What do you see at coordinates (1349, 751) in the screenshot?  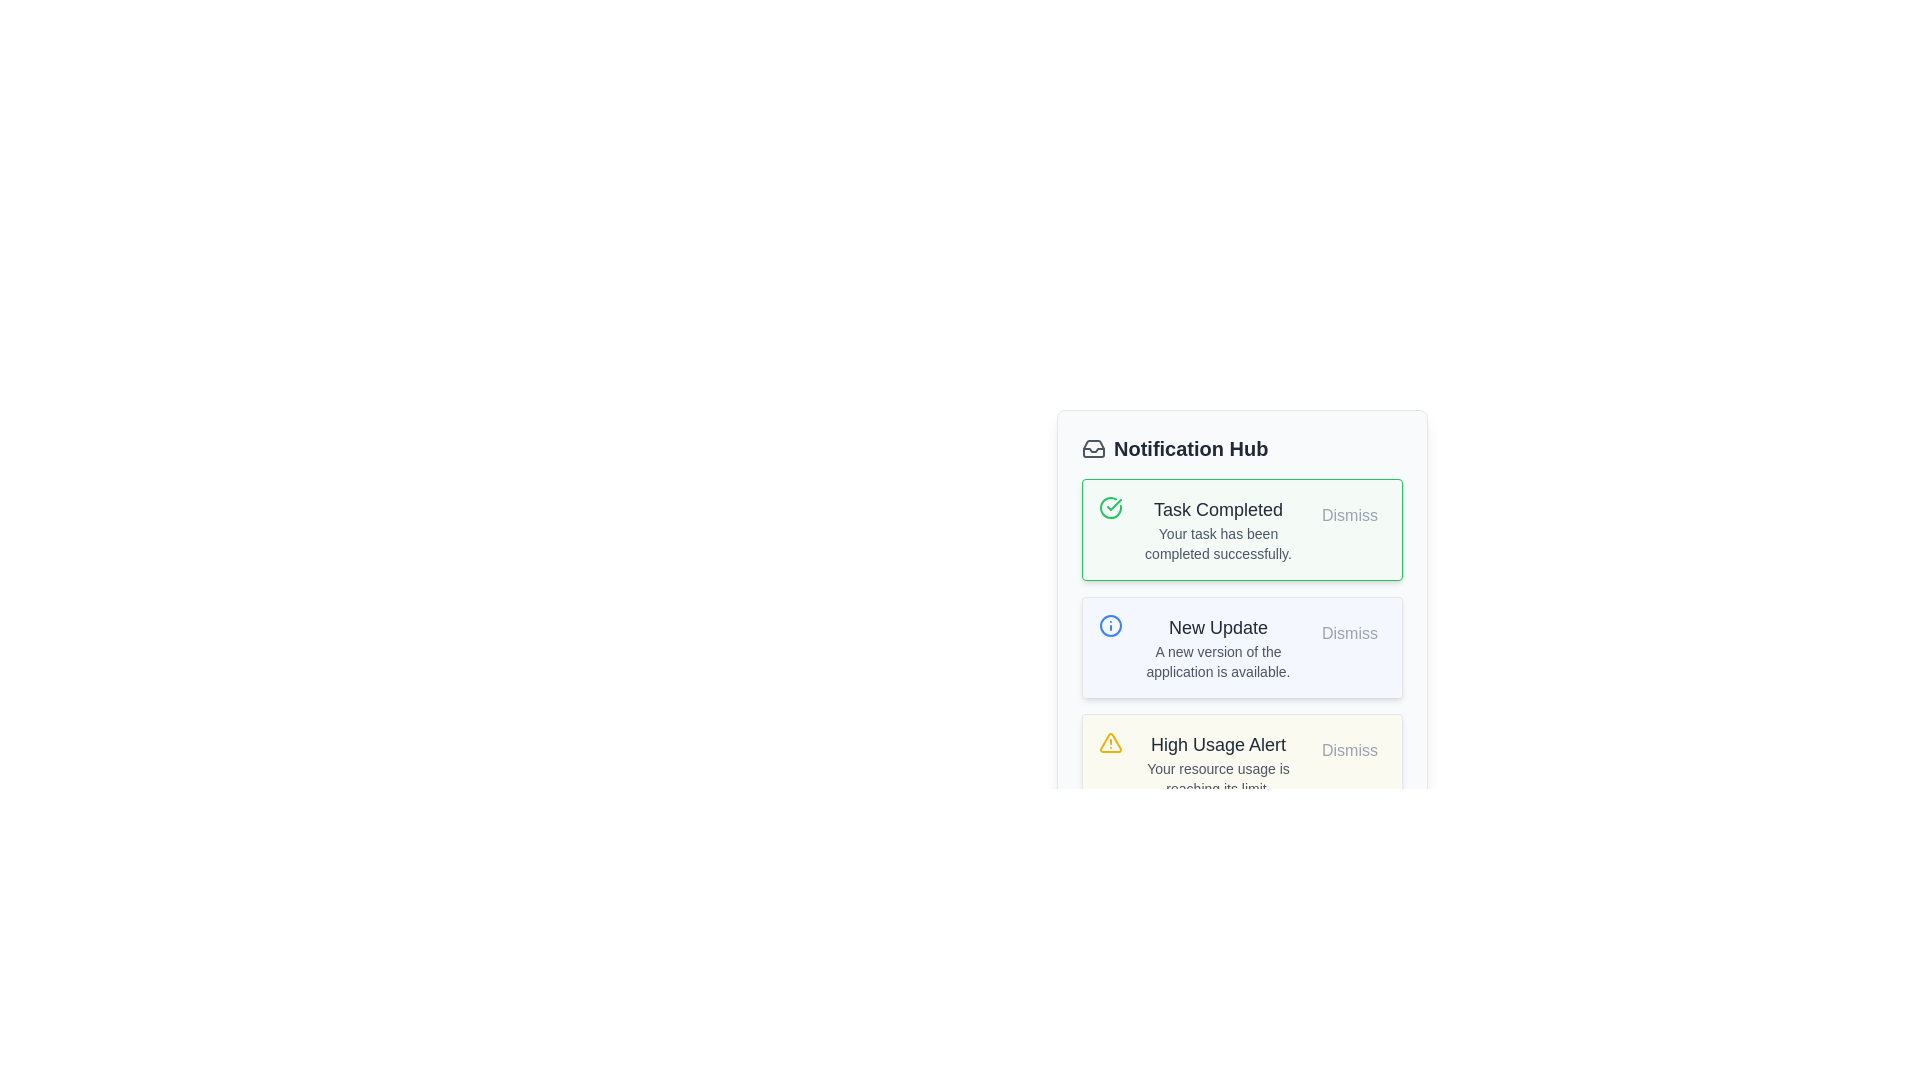 I see `the 'Dismiss' button with a light gray background and rounded edges` at bounding box center [1349, 751].